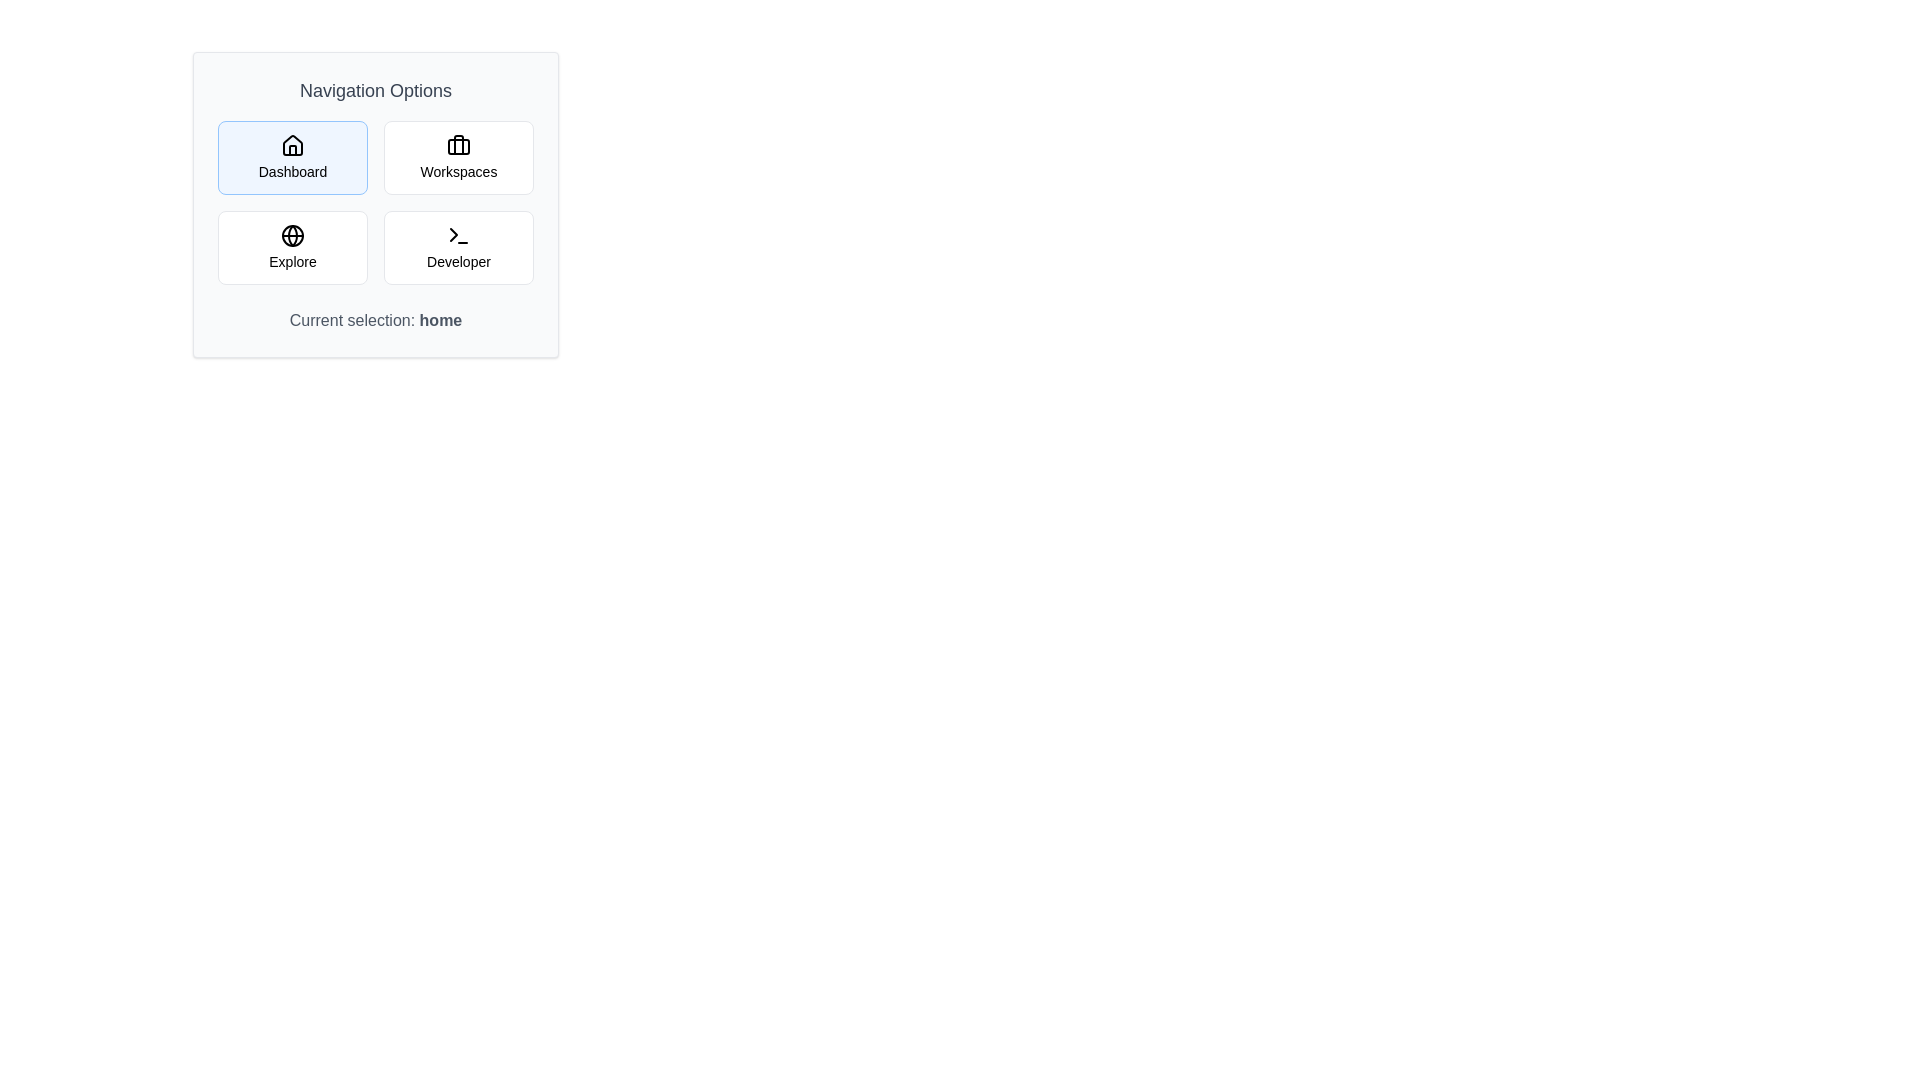  Describe the element at coordinates (458, 157) in the screenshot. I see `the Workspaces navigation option to select it` at that location.